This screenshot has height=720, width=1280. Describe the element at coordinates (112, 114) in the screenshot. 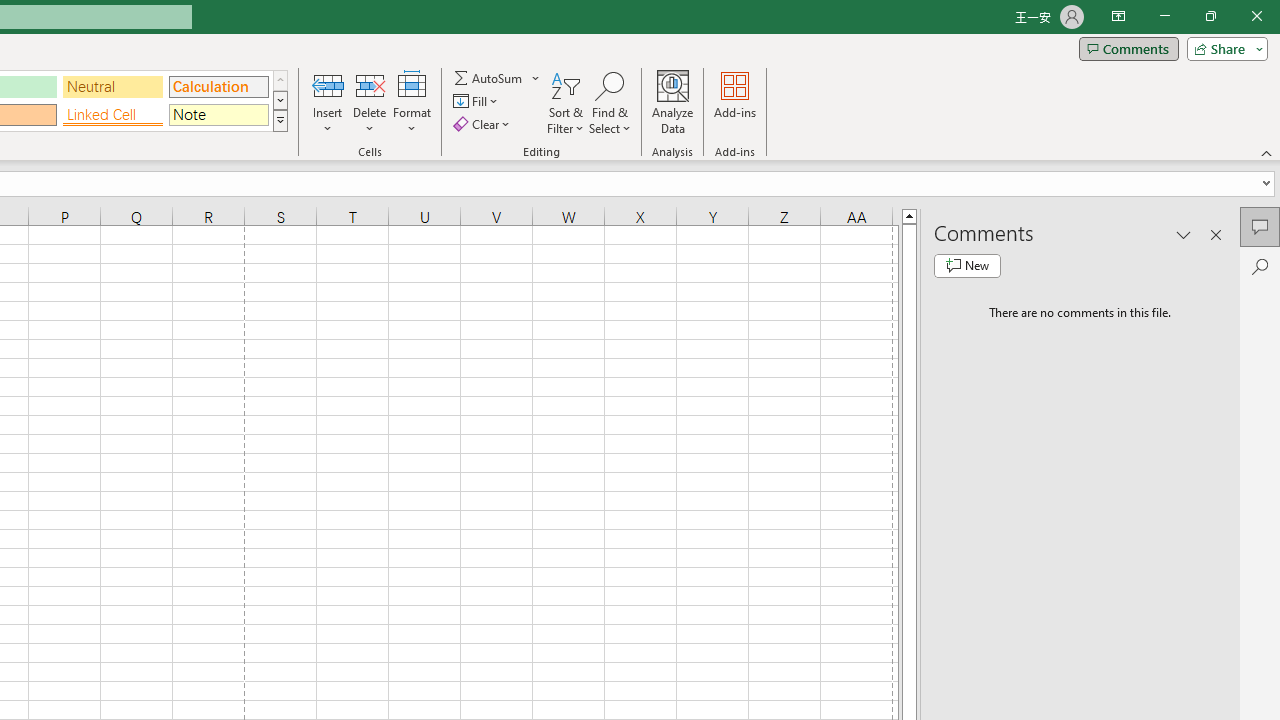

I see `'Linked Cell'` at that location.